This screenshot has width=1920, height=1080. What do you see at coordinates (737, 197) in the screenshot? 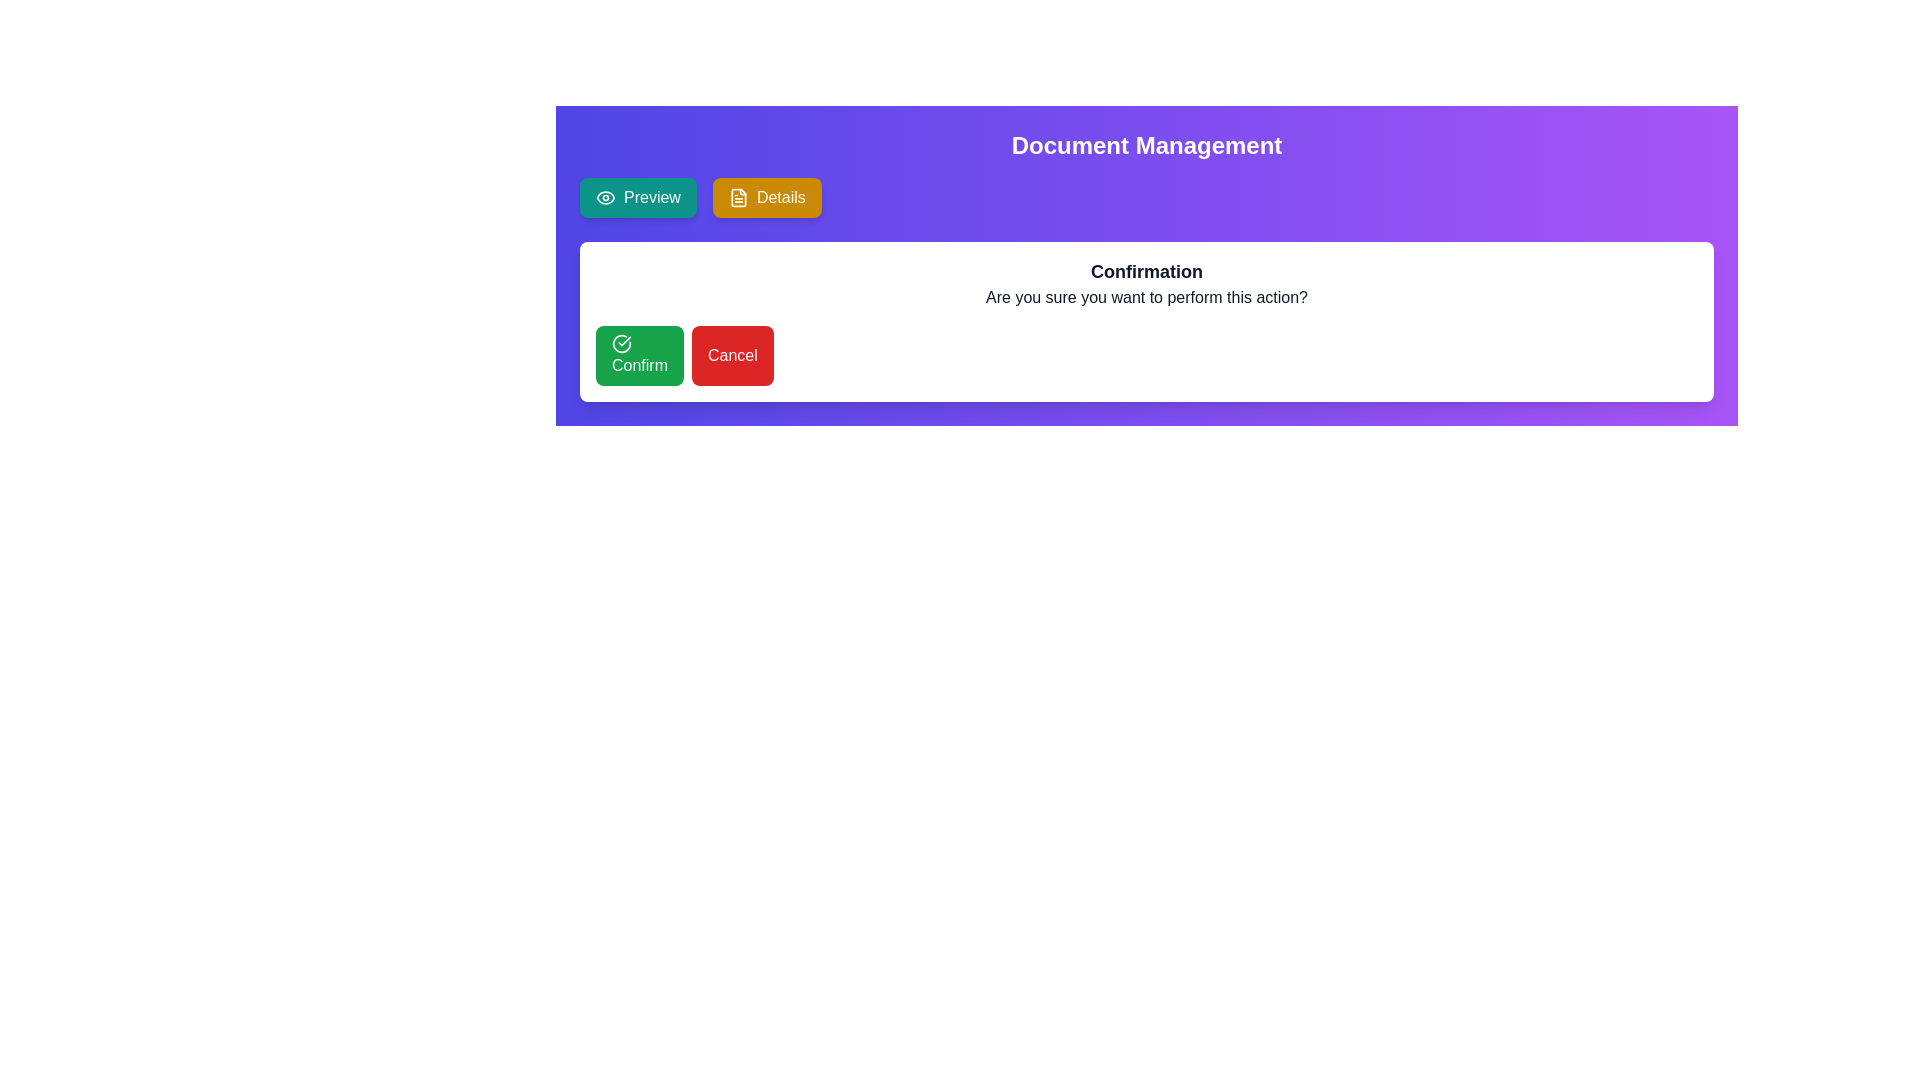
I see `the file icon with a document-like shape featuring a folded corner, located inside the 'Details' button in the top-left region of the application interface` at bounding box center [737, 197].